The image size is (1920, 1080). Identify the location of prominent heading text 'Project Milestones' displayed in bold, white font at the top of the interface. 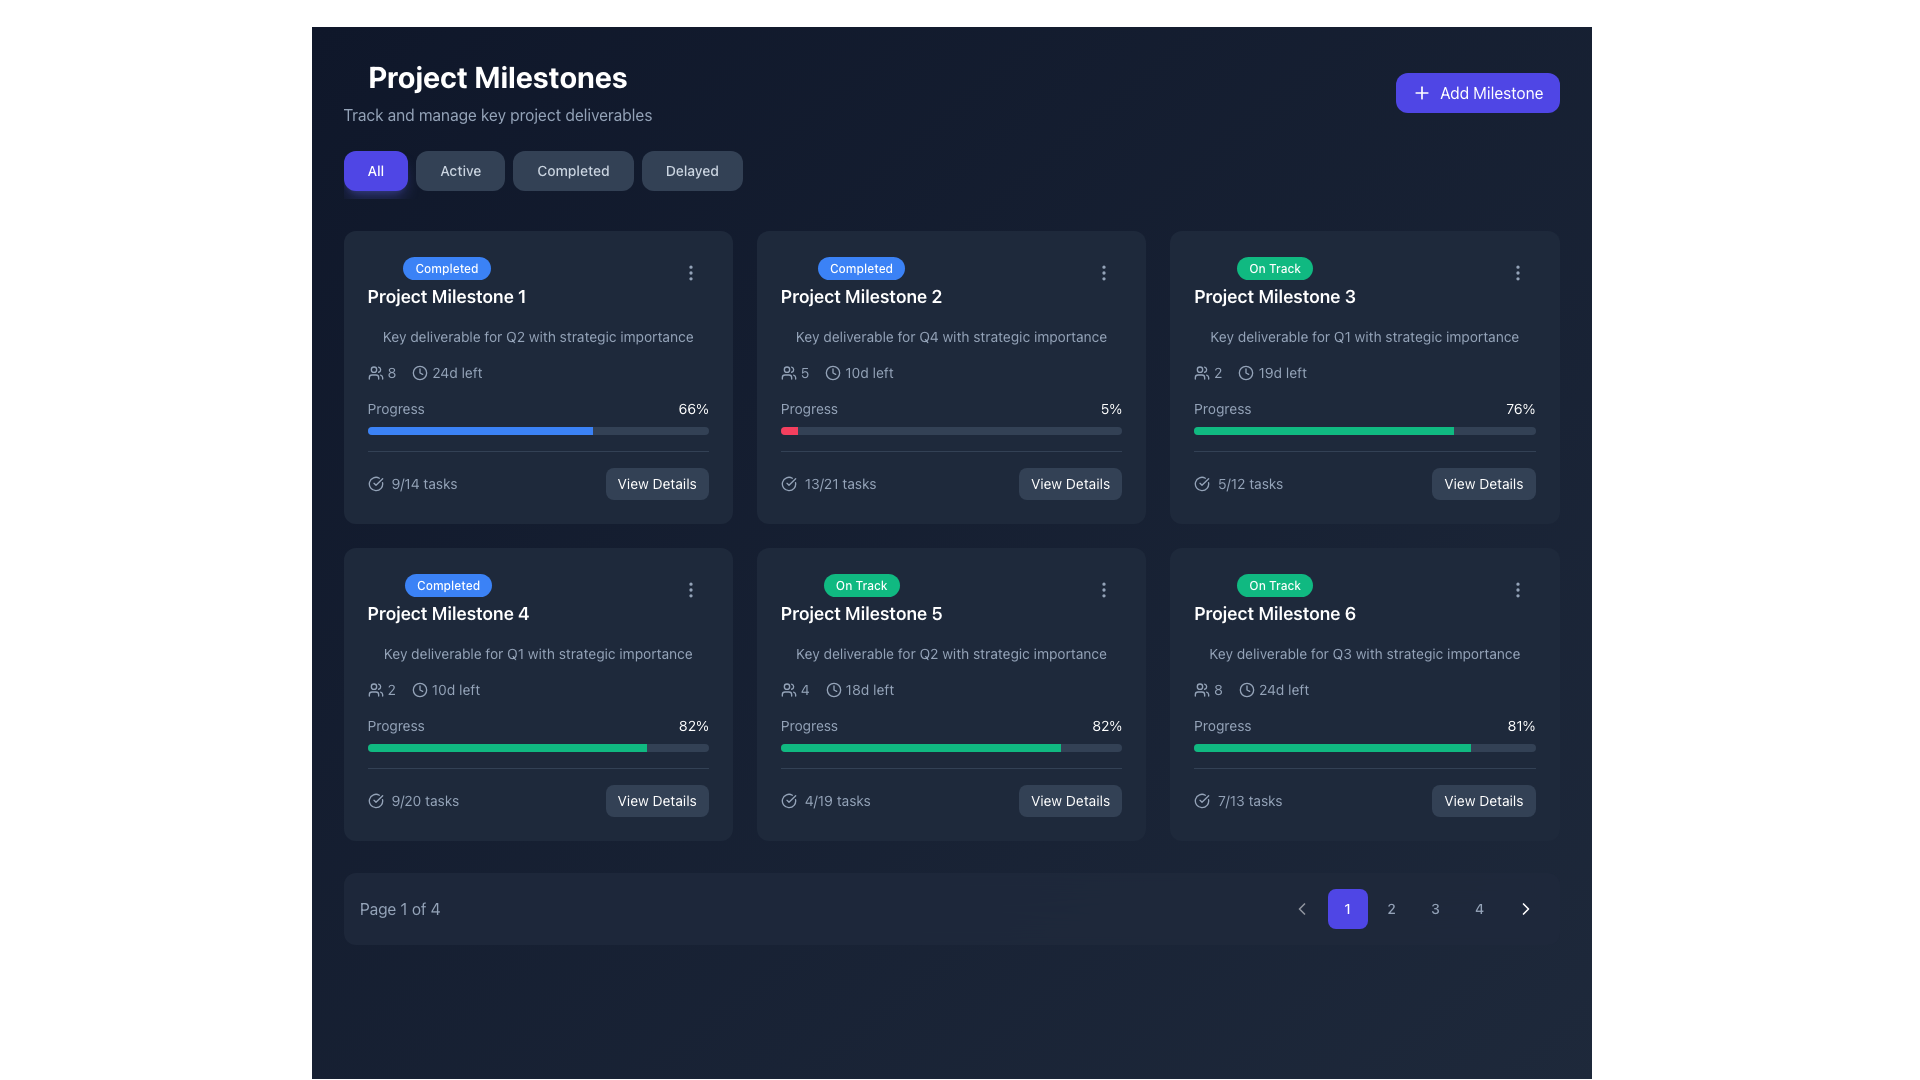
(497, 76).